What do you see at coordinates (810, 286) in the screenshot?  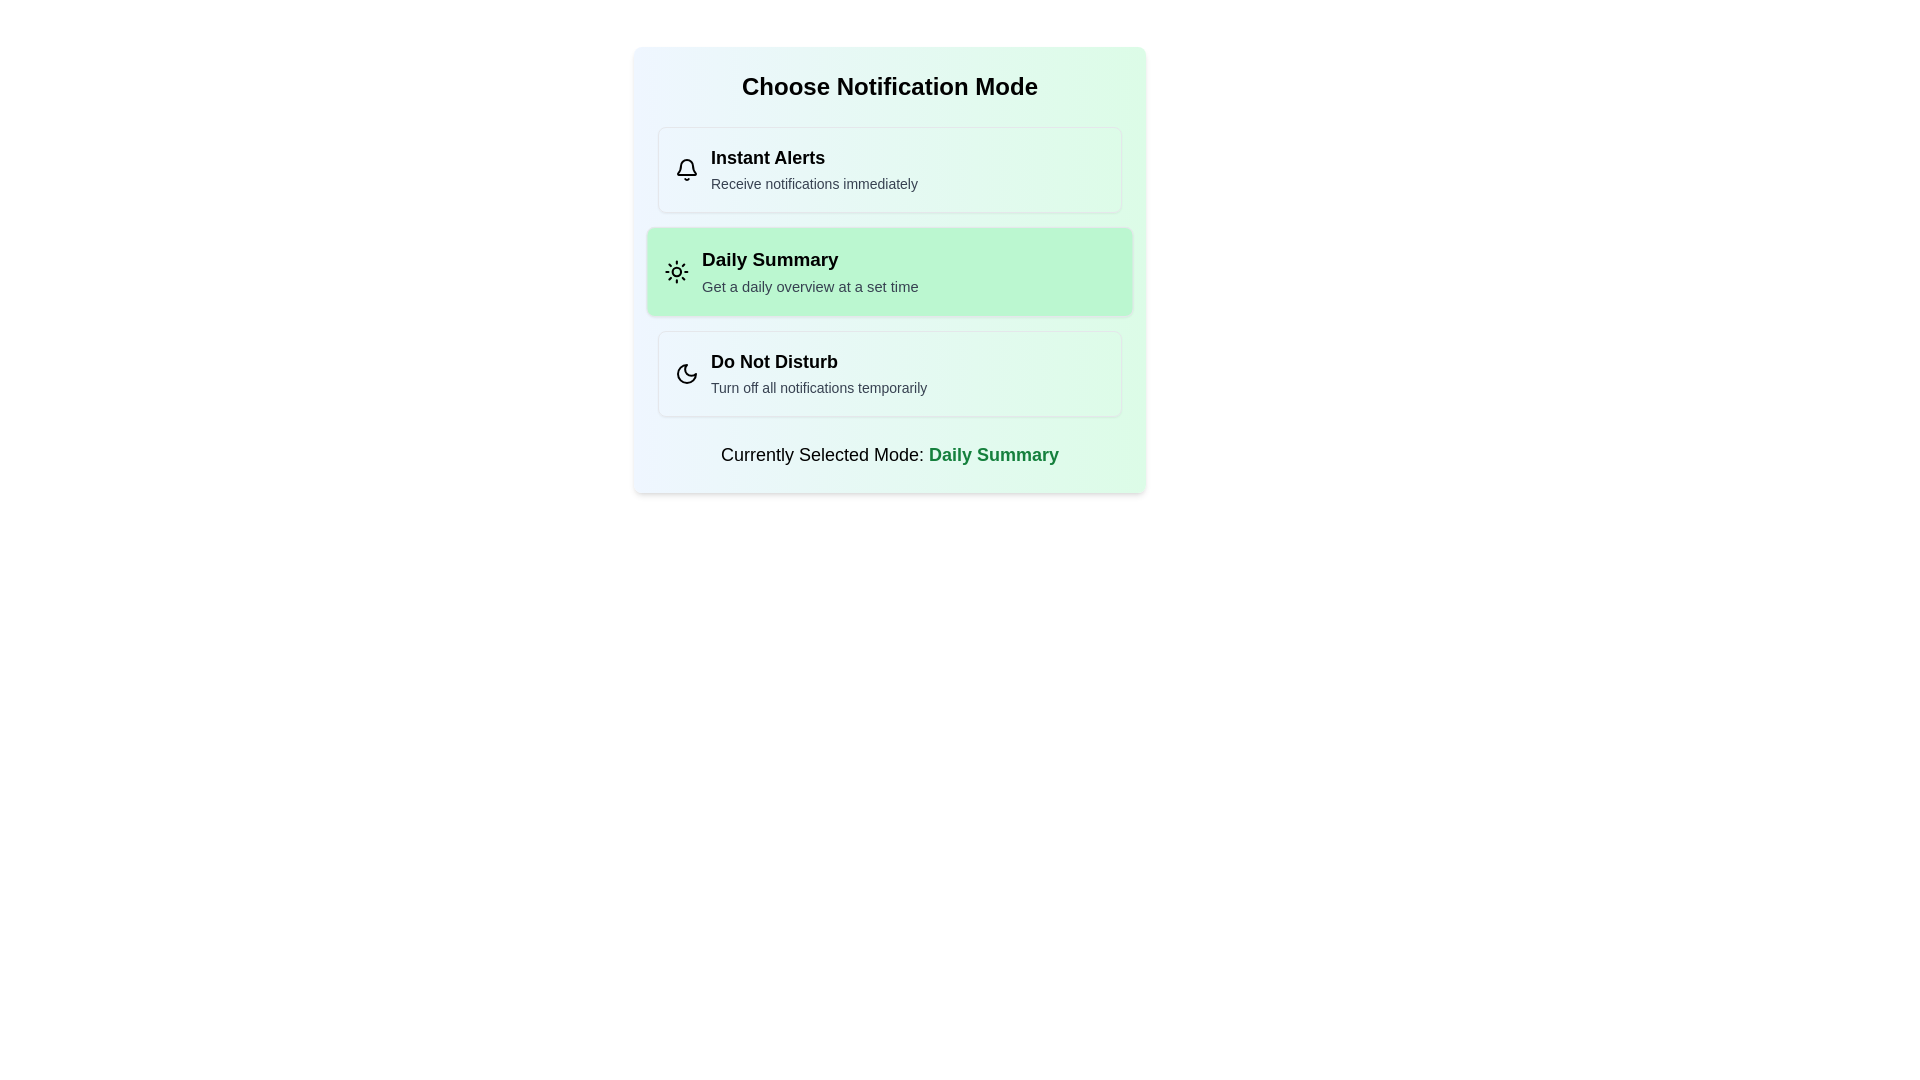 I see `the text label displaying 'Get a daily overview at a set time', which is located centrally beneath 'Daily Summary' within a highlighted green box` at bounding box center [810, 286].